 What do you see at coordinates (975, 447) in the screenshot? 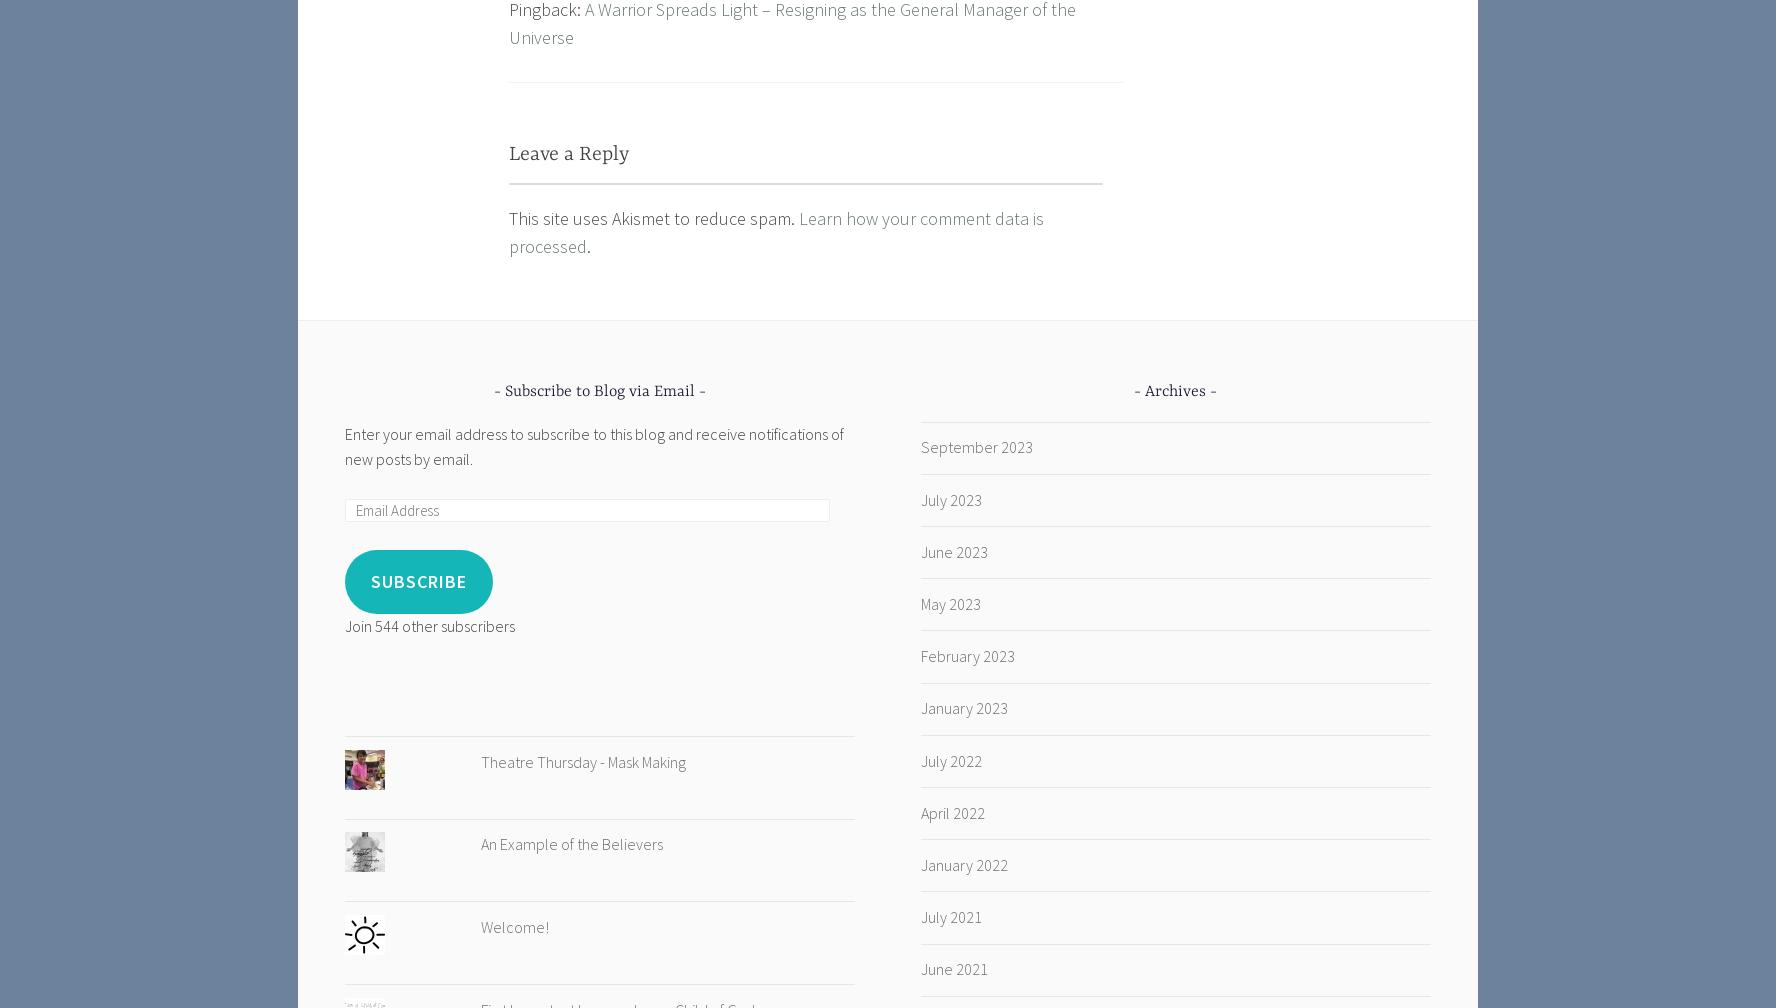
I see `'September 2023'` at bounding box center [975, 447].